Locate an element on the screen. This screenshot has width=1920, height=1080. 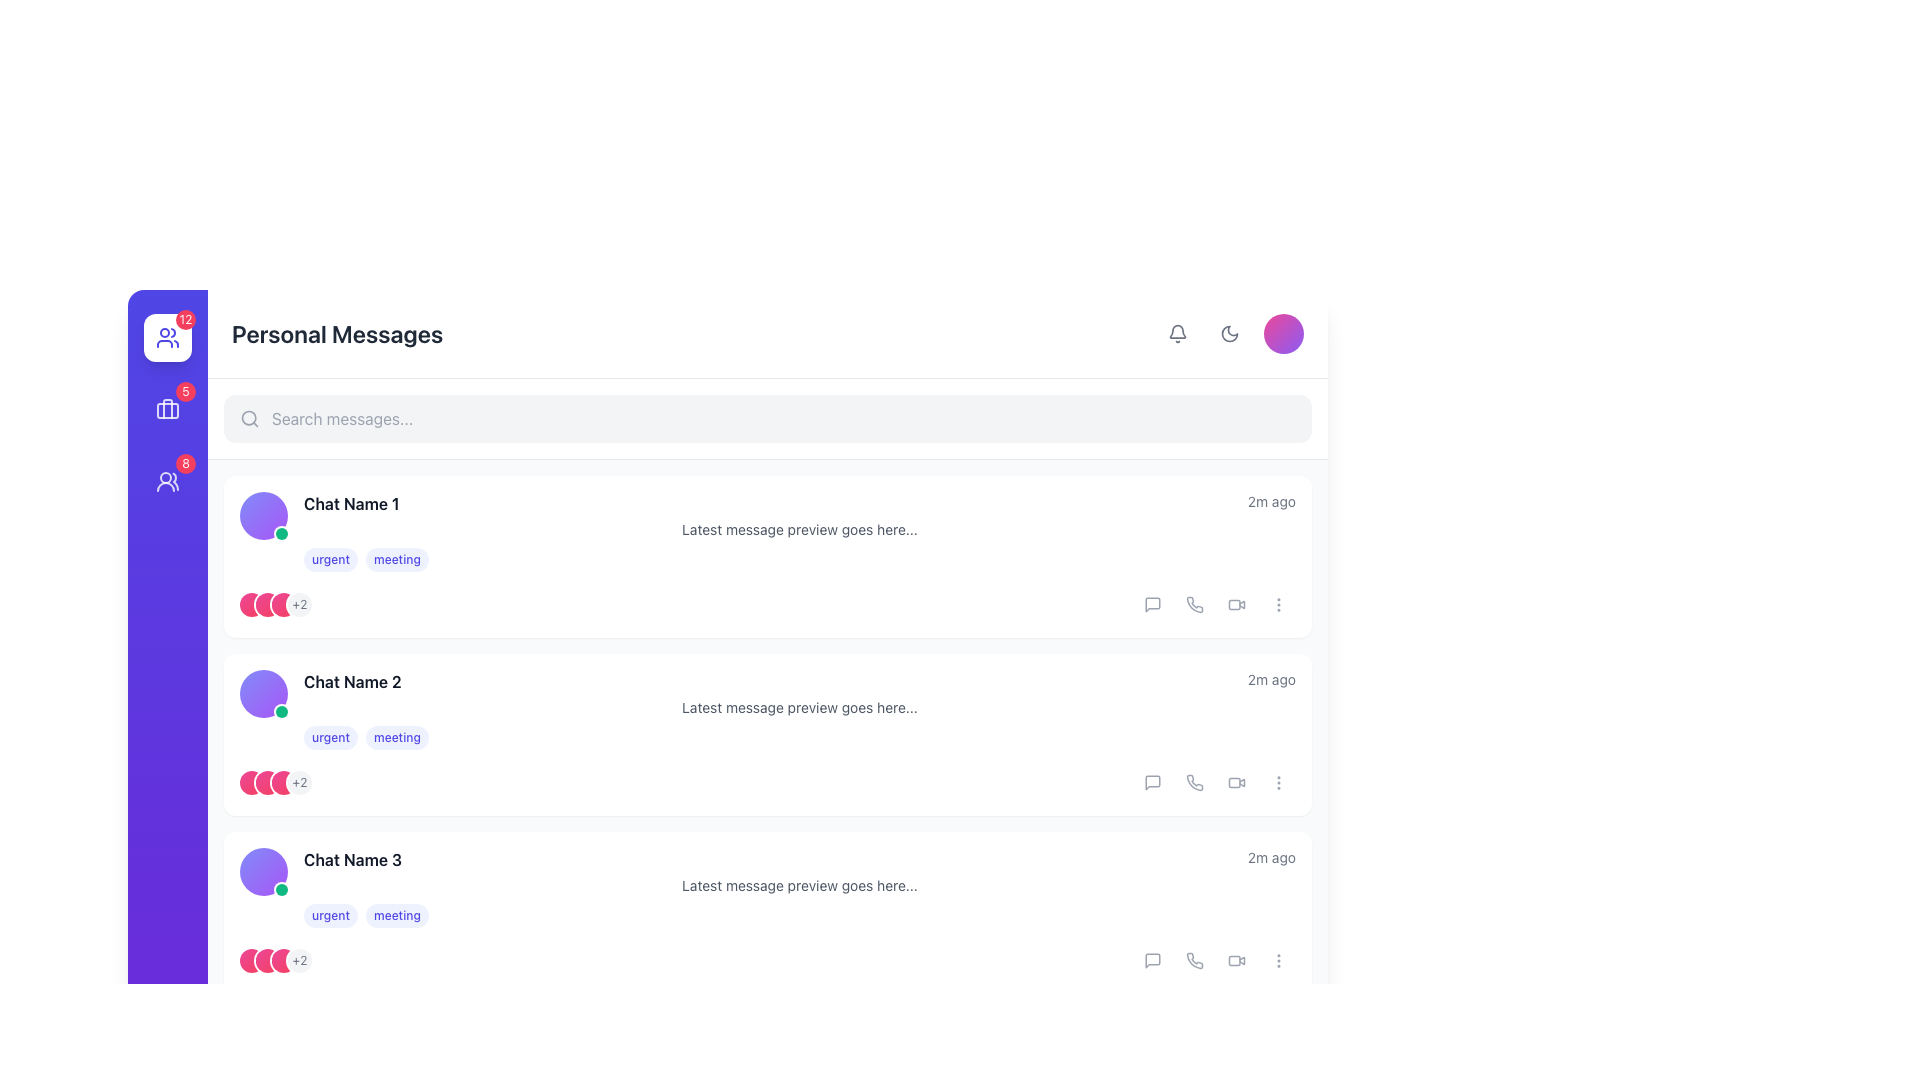
the inner large rectangular shape of the briefcase icon, which is the second icon in the vertical navigation bar on the left side of the interface is located at coordinates (168, 410).